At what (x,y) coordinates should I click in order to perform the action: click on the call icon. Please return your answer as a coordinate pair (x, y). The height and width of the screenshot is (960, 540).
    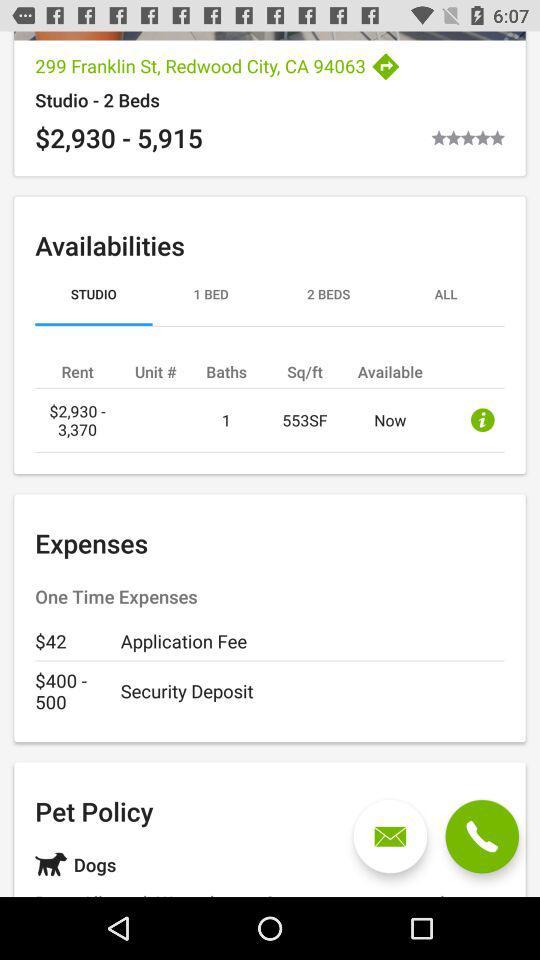
    Looking at the image, I should click on (481, 836).